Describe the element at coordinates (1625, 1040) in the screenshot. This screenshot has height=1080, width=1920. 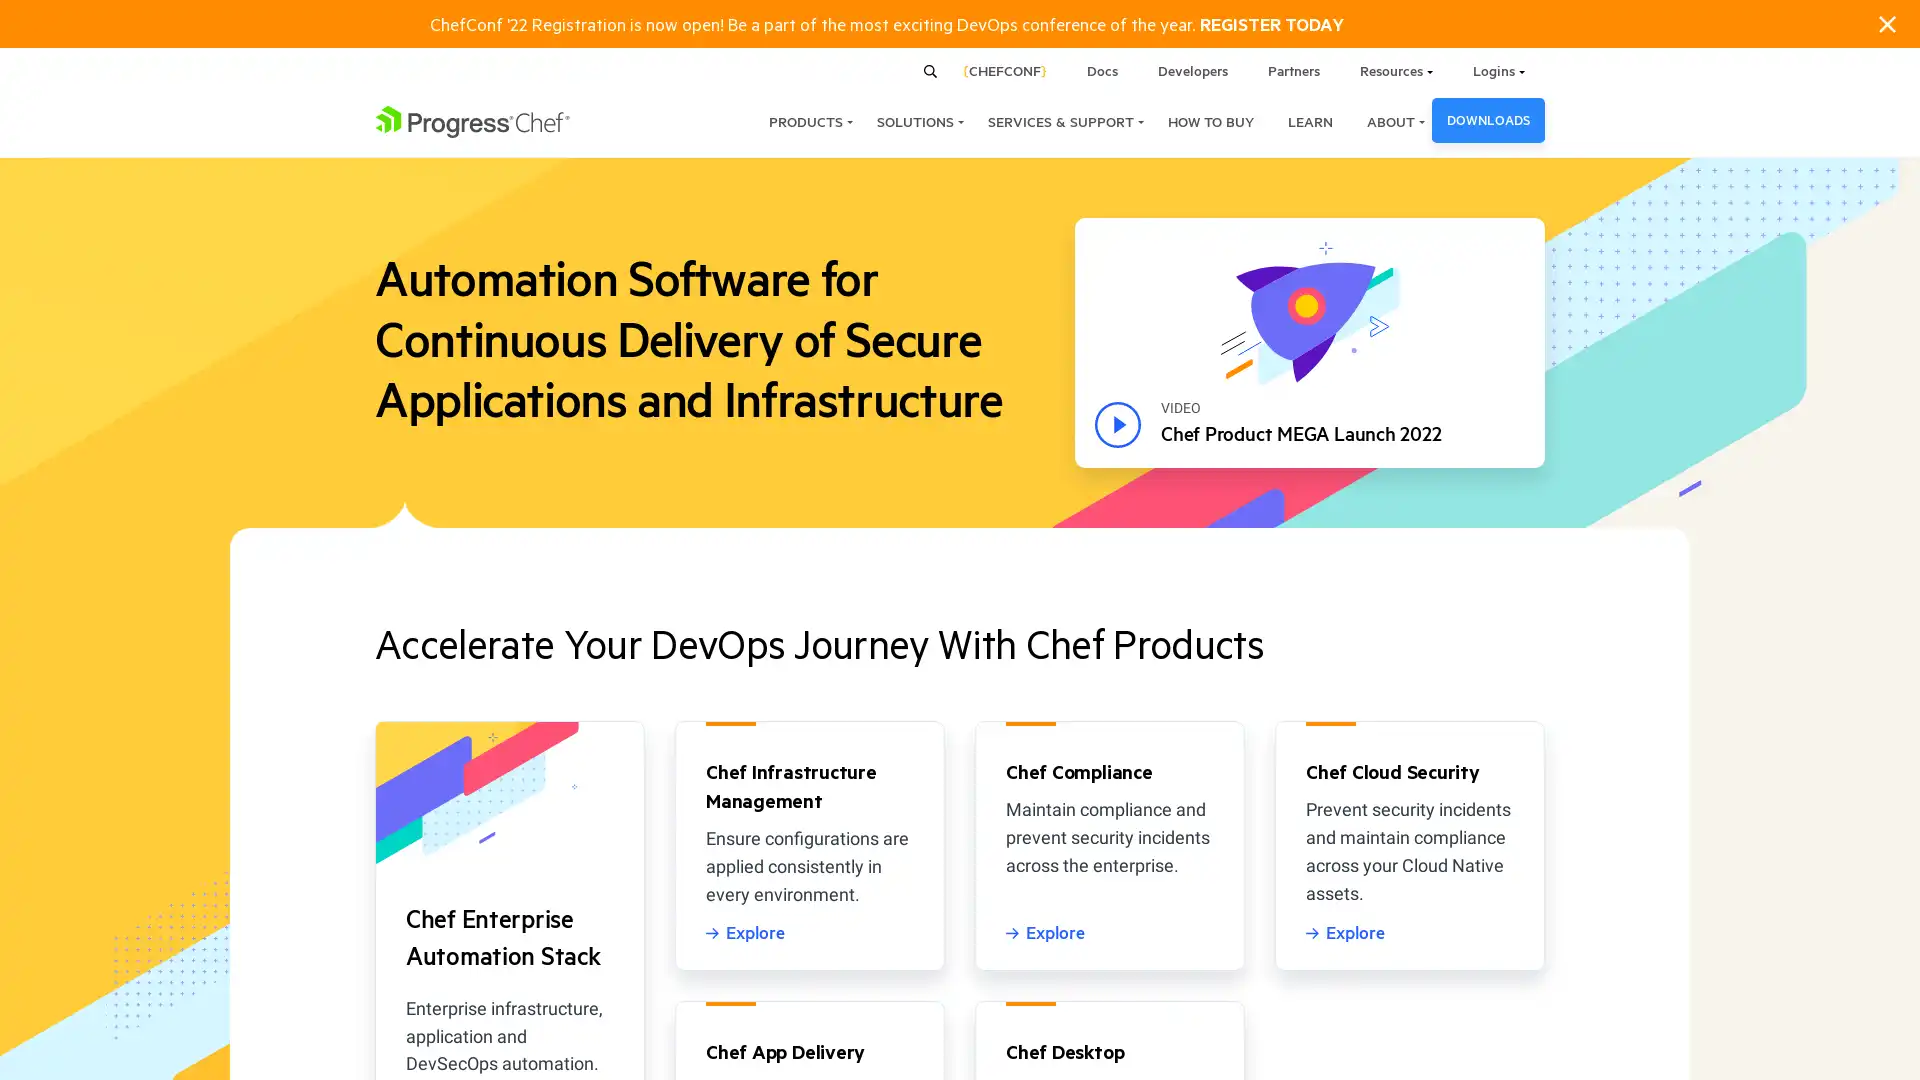
I see `ACCEPT COOKIES` at that location.